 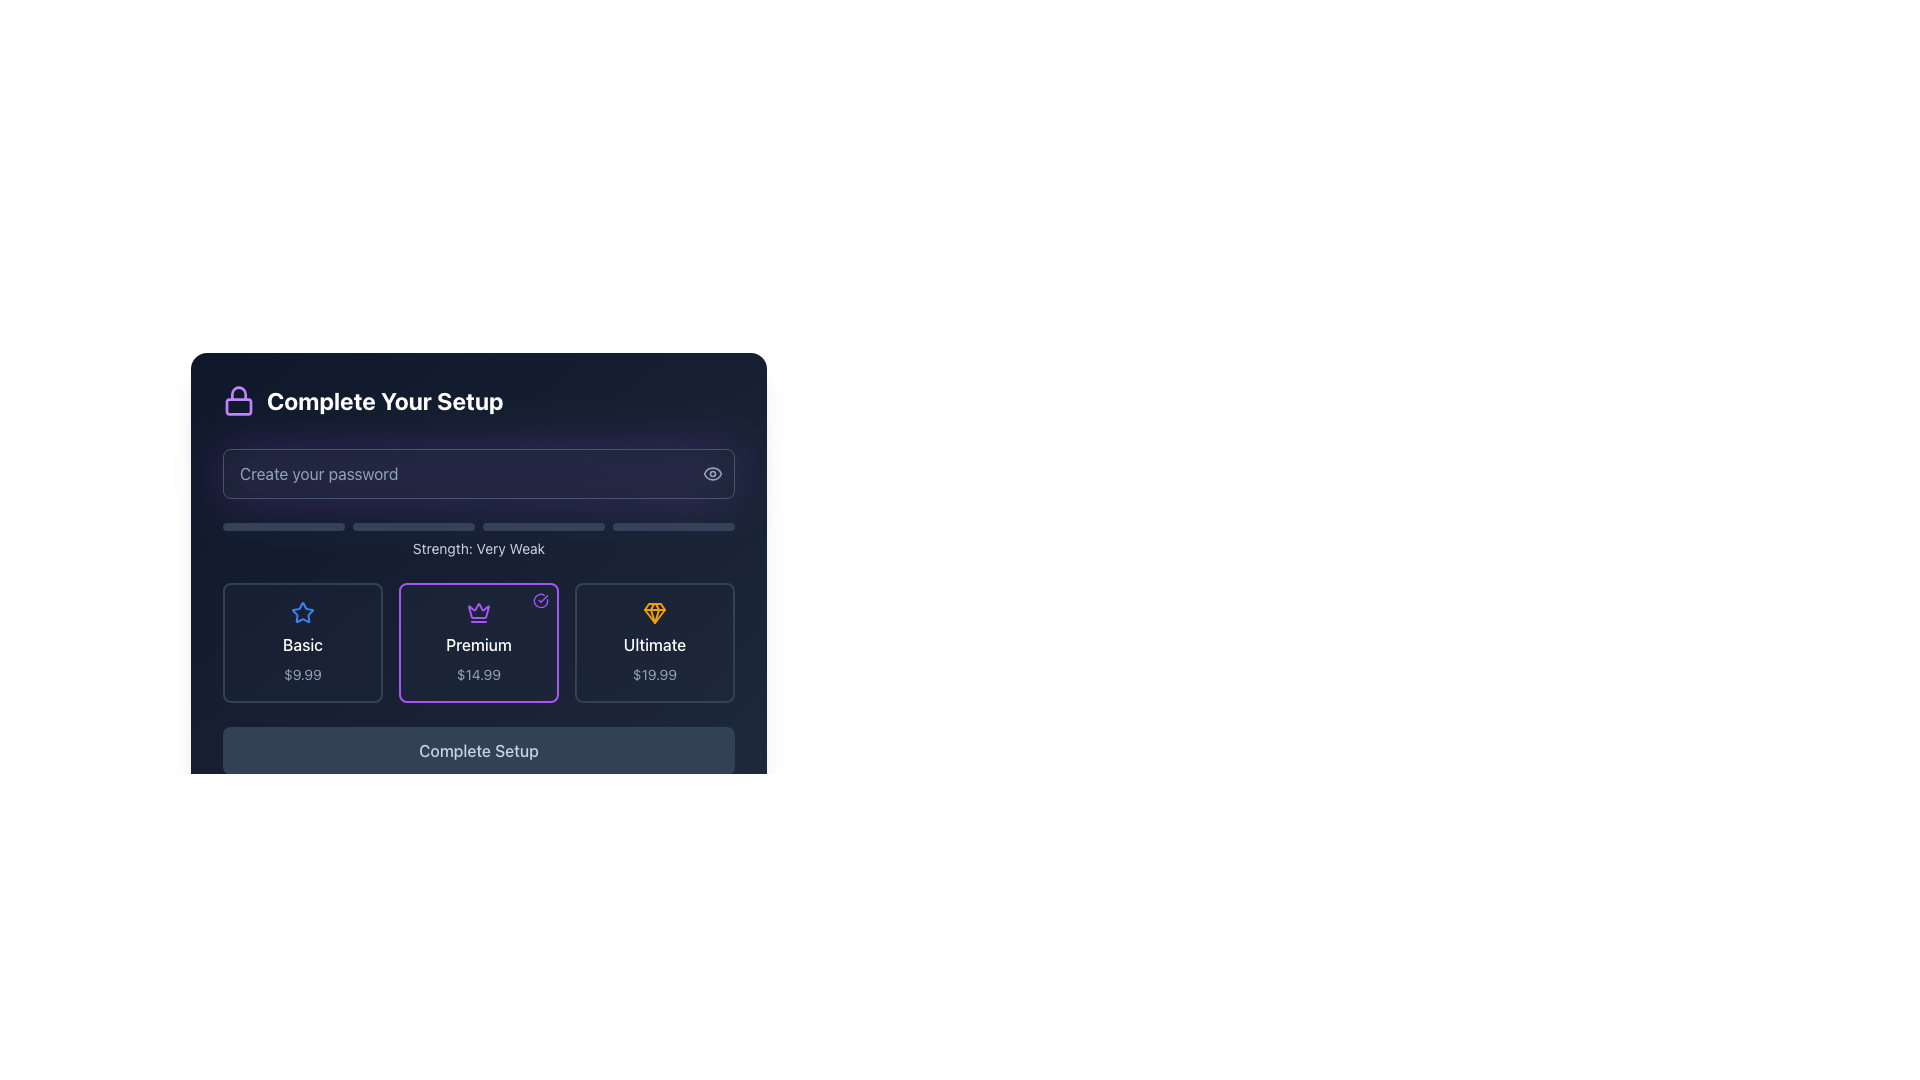 What do you see at coordinates (239, 401) in the screenshot?
I see `the purple lock icon located at the leftmost side of the header area, just before the text 'Complete Your Setup'` at bounding box center [239, 401].